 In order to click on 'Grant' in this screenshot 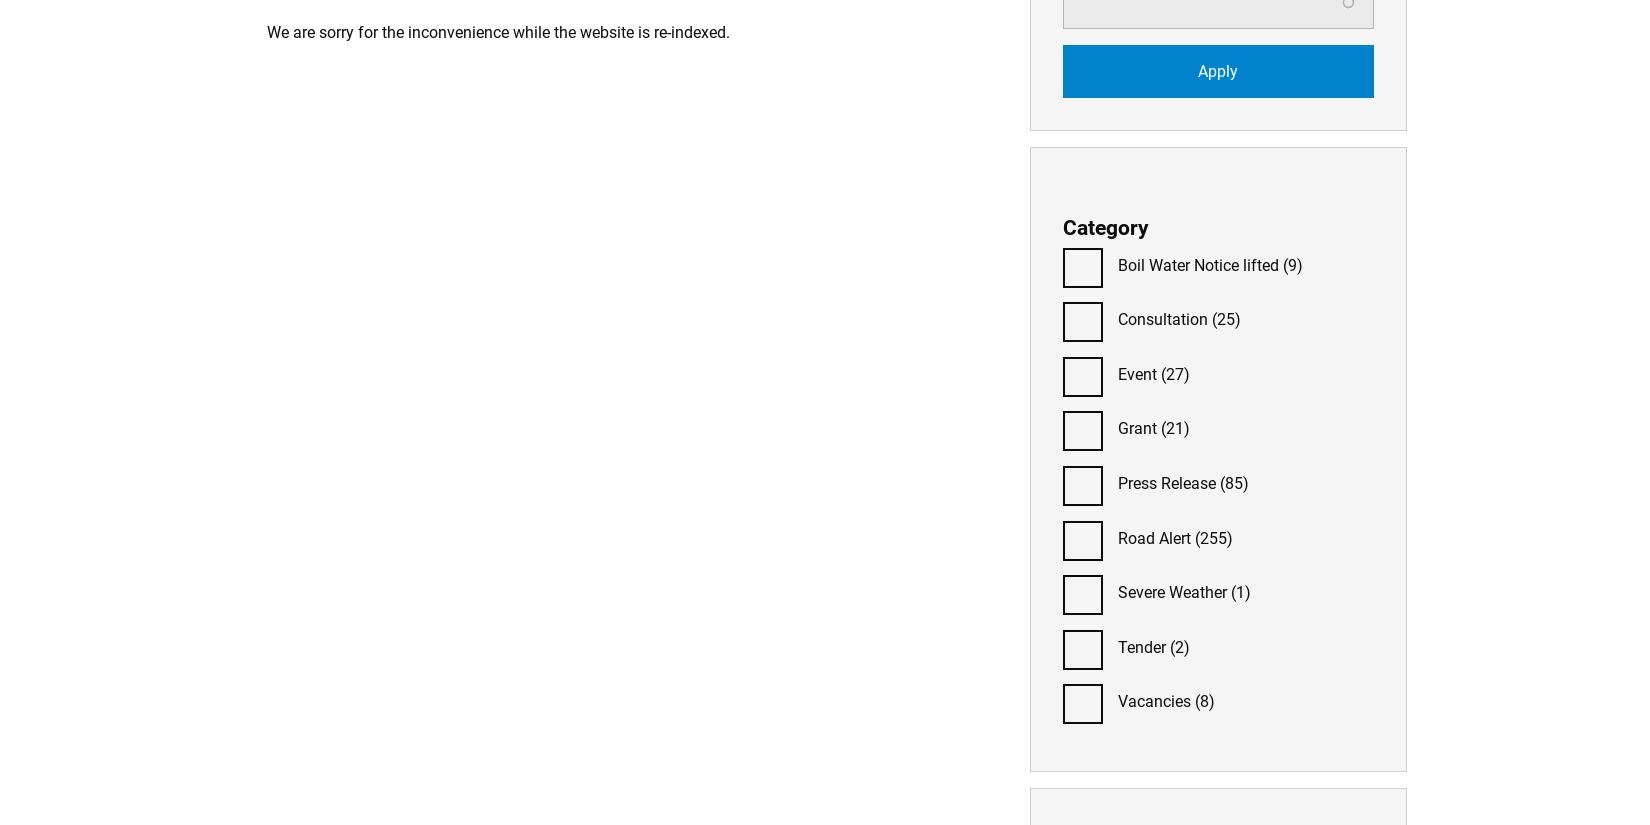, I will do `click(1136, 428)`.